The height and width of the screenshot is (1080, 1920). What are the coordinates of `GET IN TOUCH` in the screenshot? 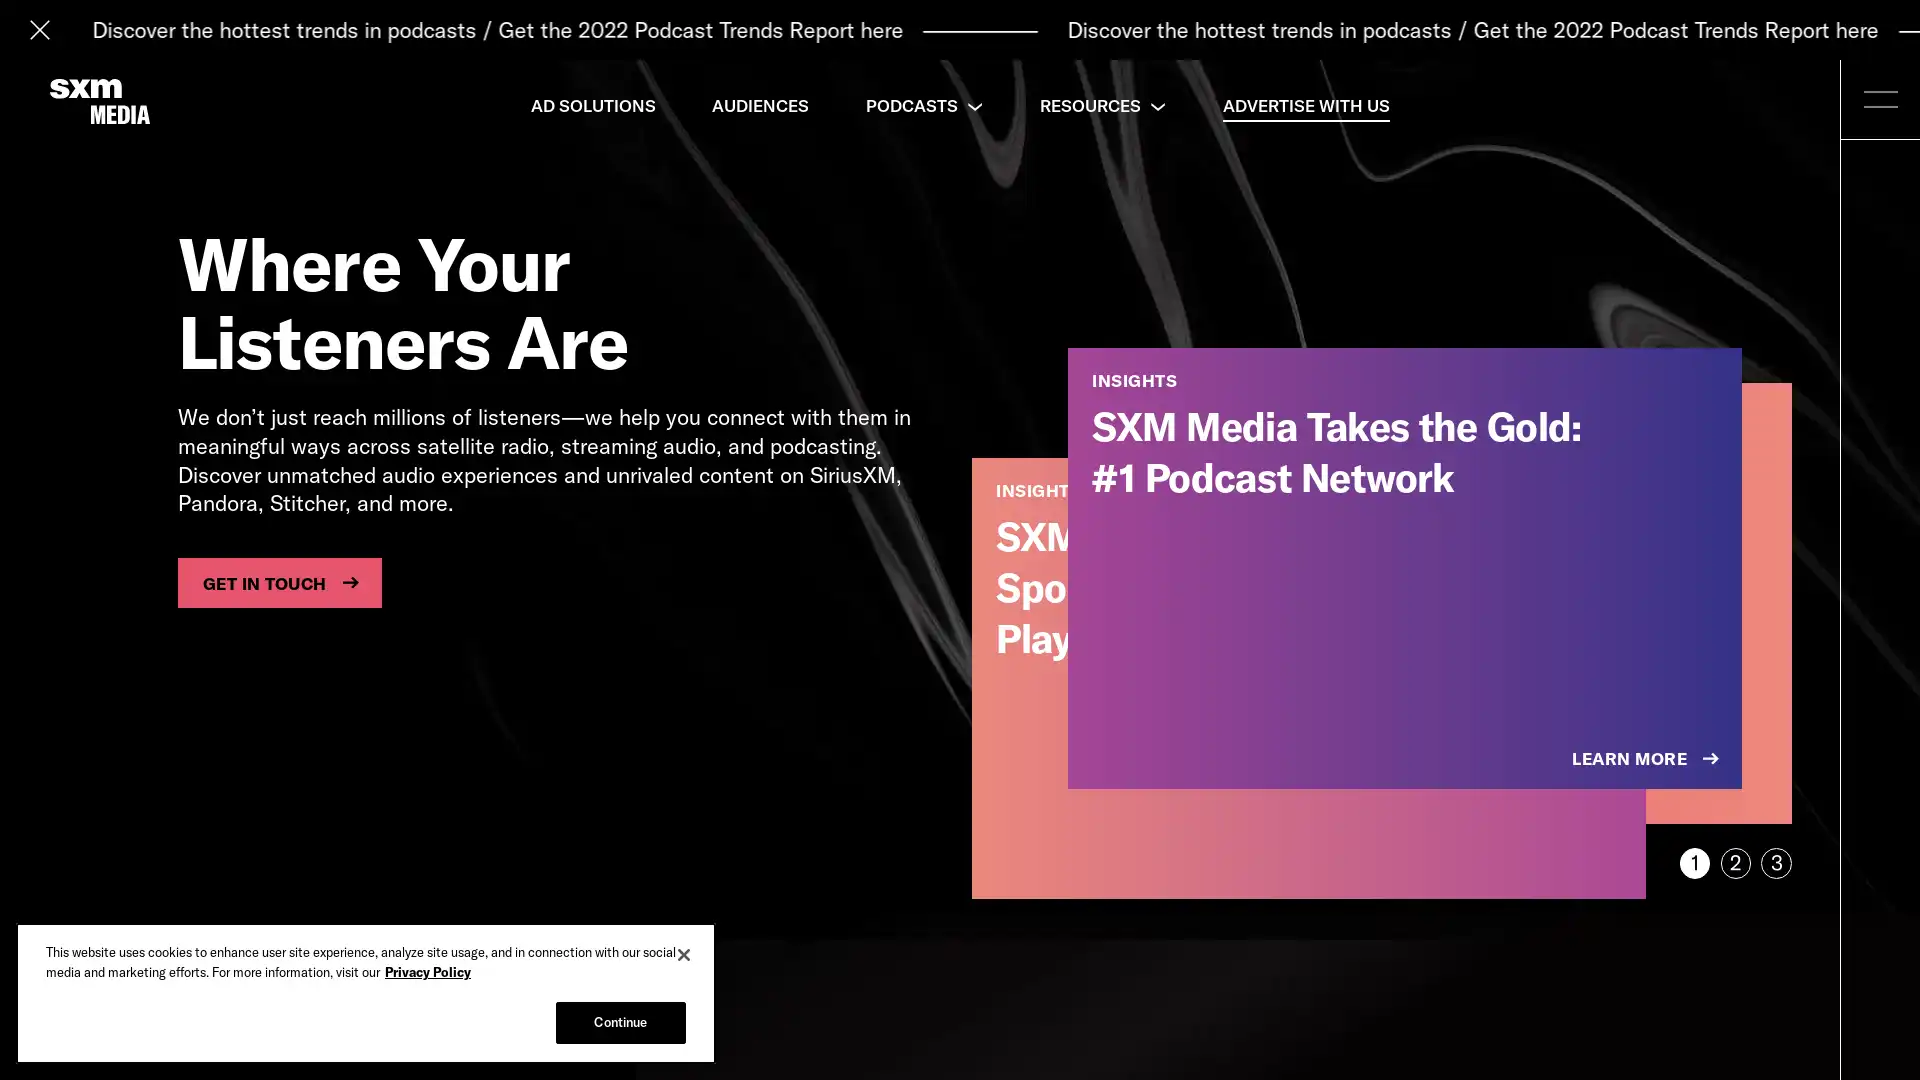 It's located at (278, 582).